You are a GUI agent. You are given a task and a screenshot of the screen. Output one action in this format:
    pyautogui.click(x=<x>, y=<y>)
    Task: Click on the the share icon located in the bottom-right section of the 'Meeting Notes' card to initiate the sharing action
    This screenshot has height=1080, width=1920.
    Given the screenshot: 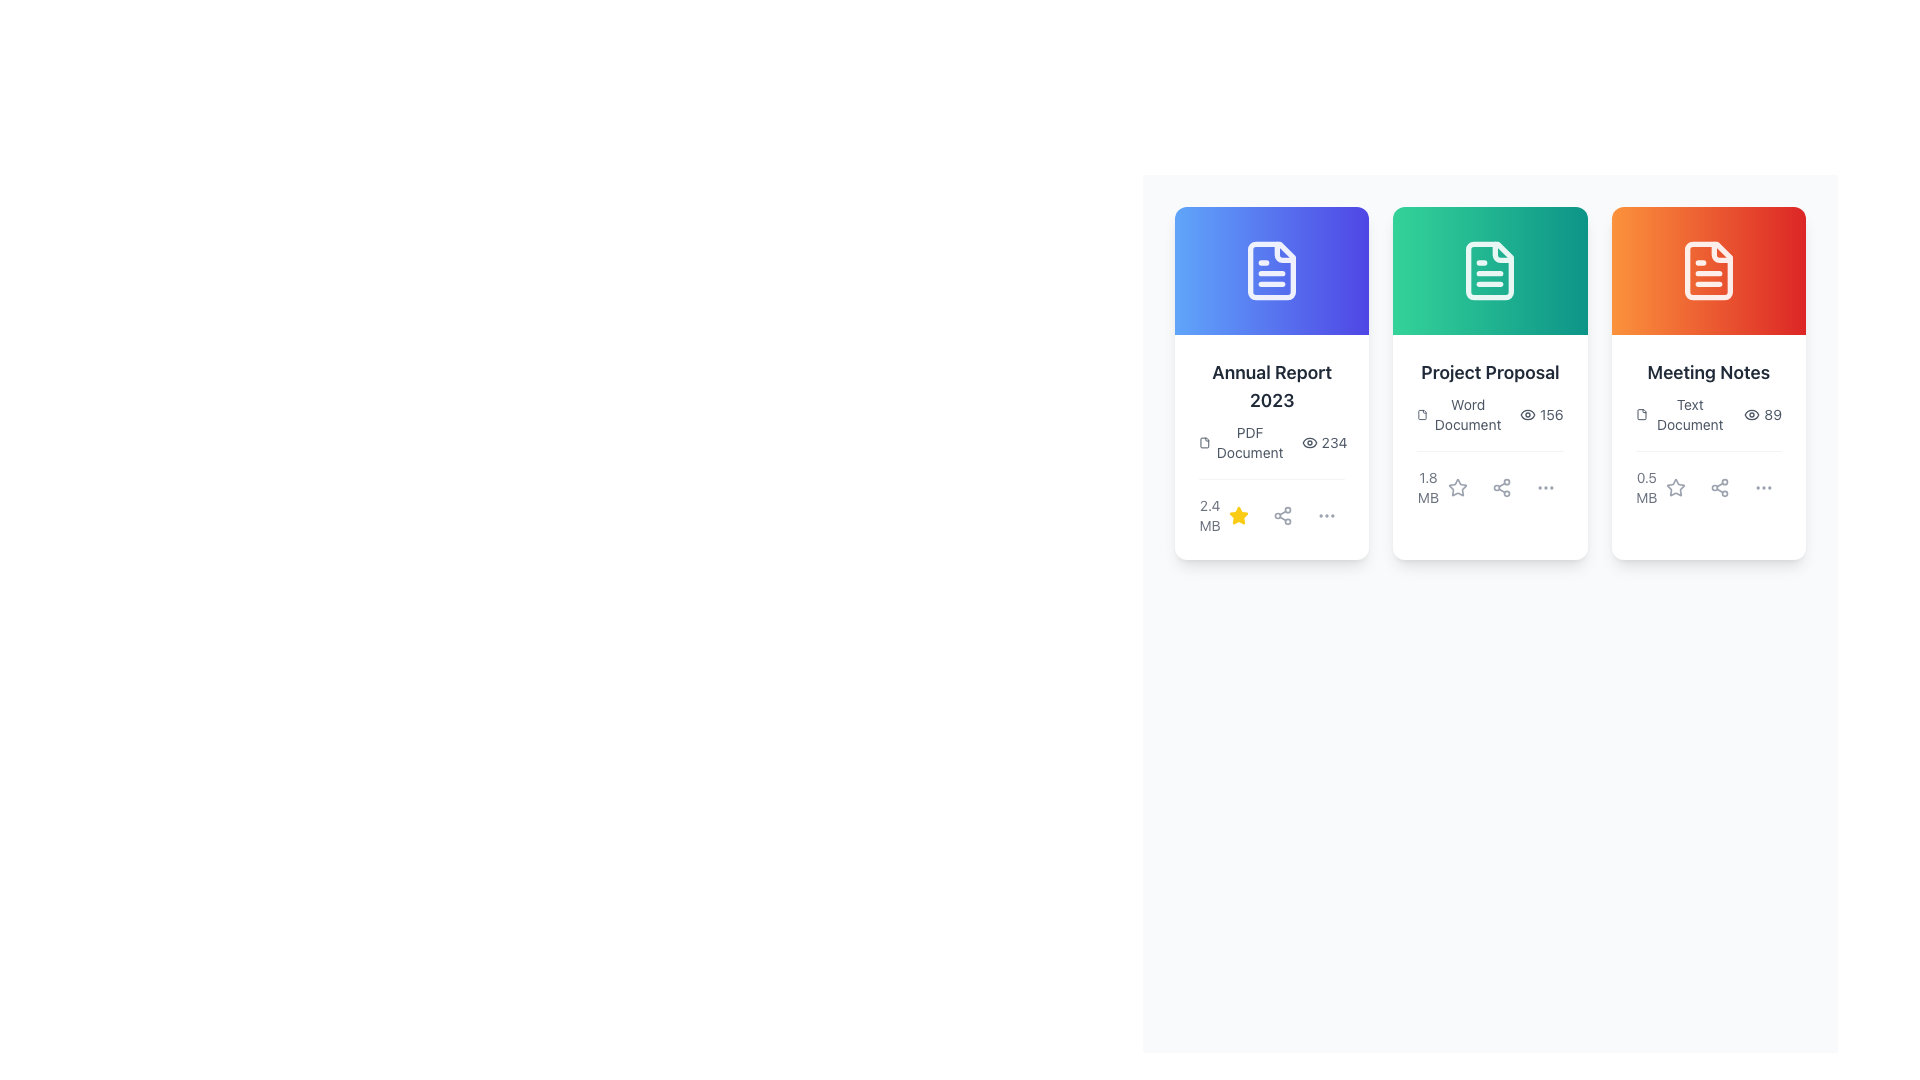 What is the action you would take?
    pyautogui.click(x=1718, y=488)
    